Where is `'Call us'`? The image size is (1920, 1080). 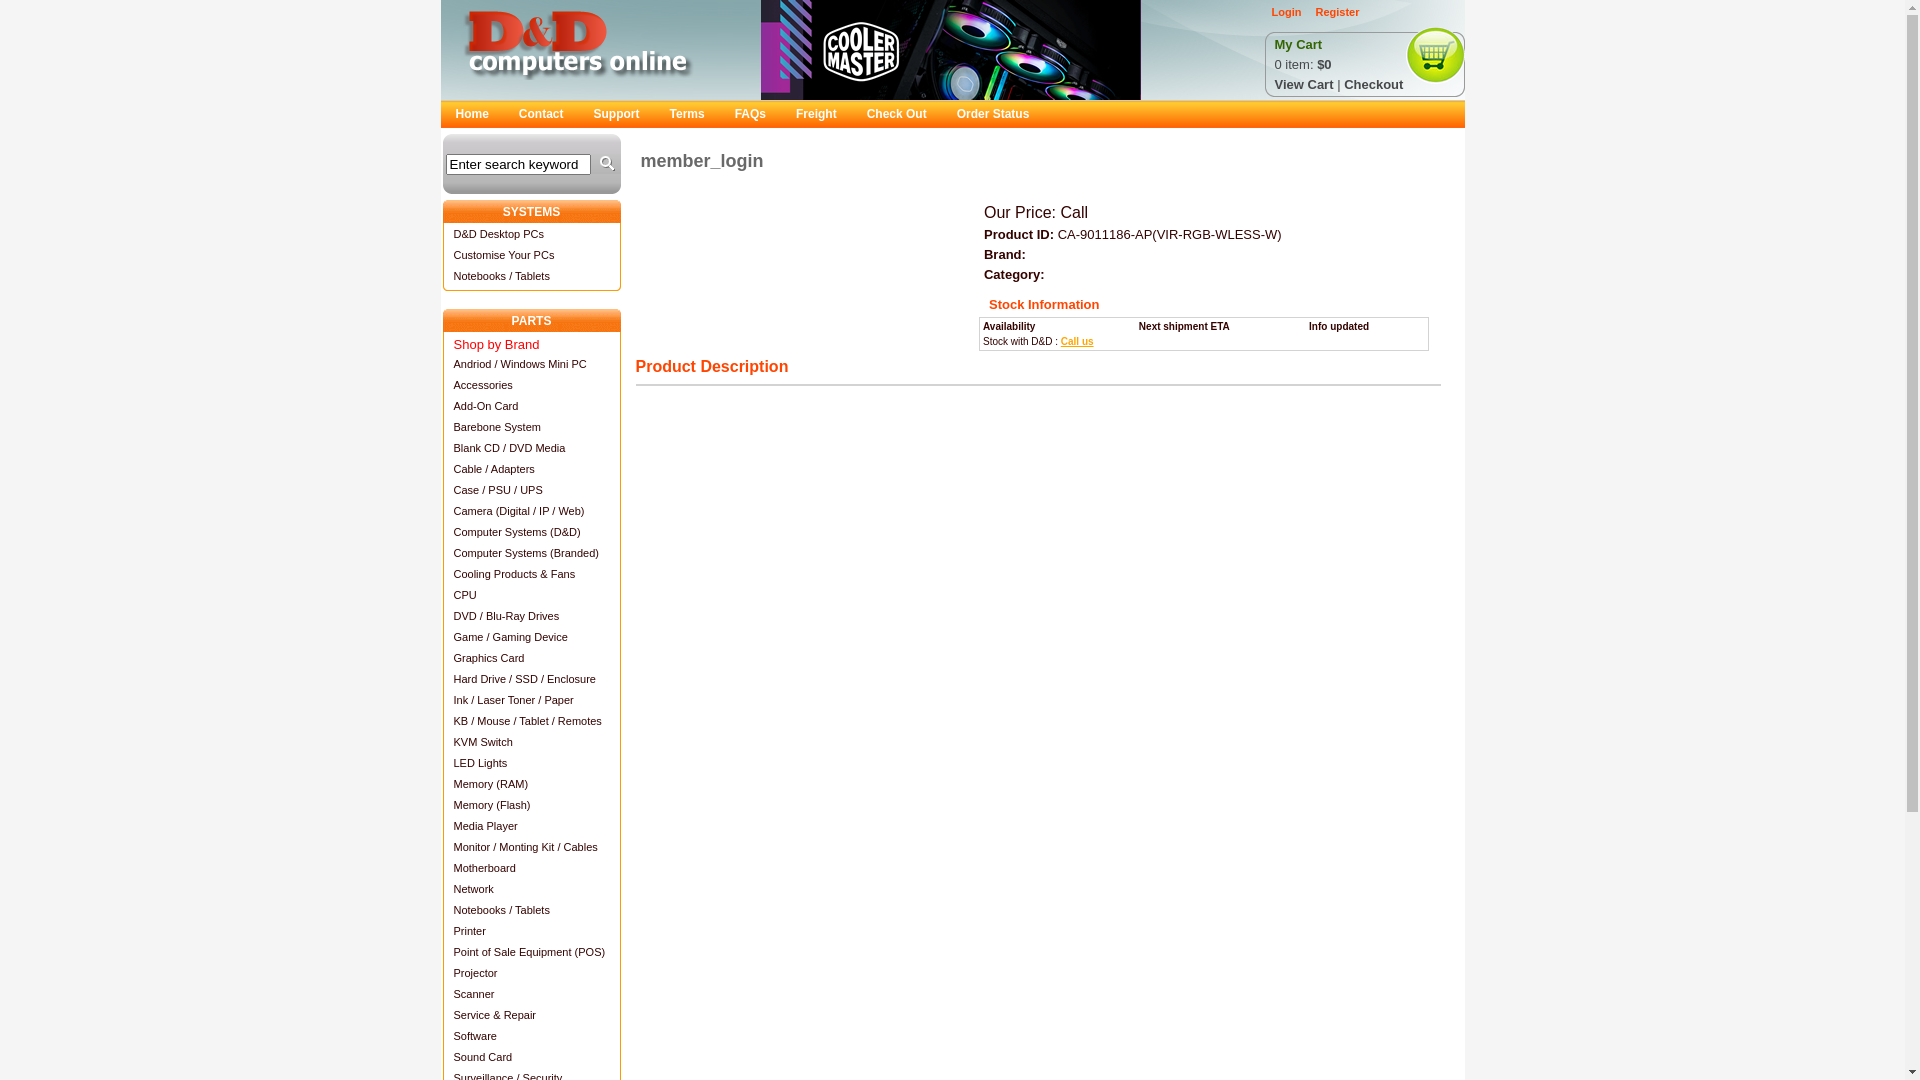
'Call us' is located at coordinates (1076, 340).